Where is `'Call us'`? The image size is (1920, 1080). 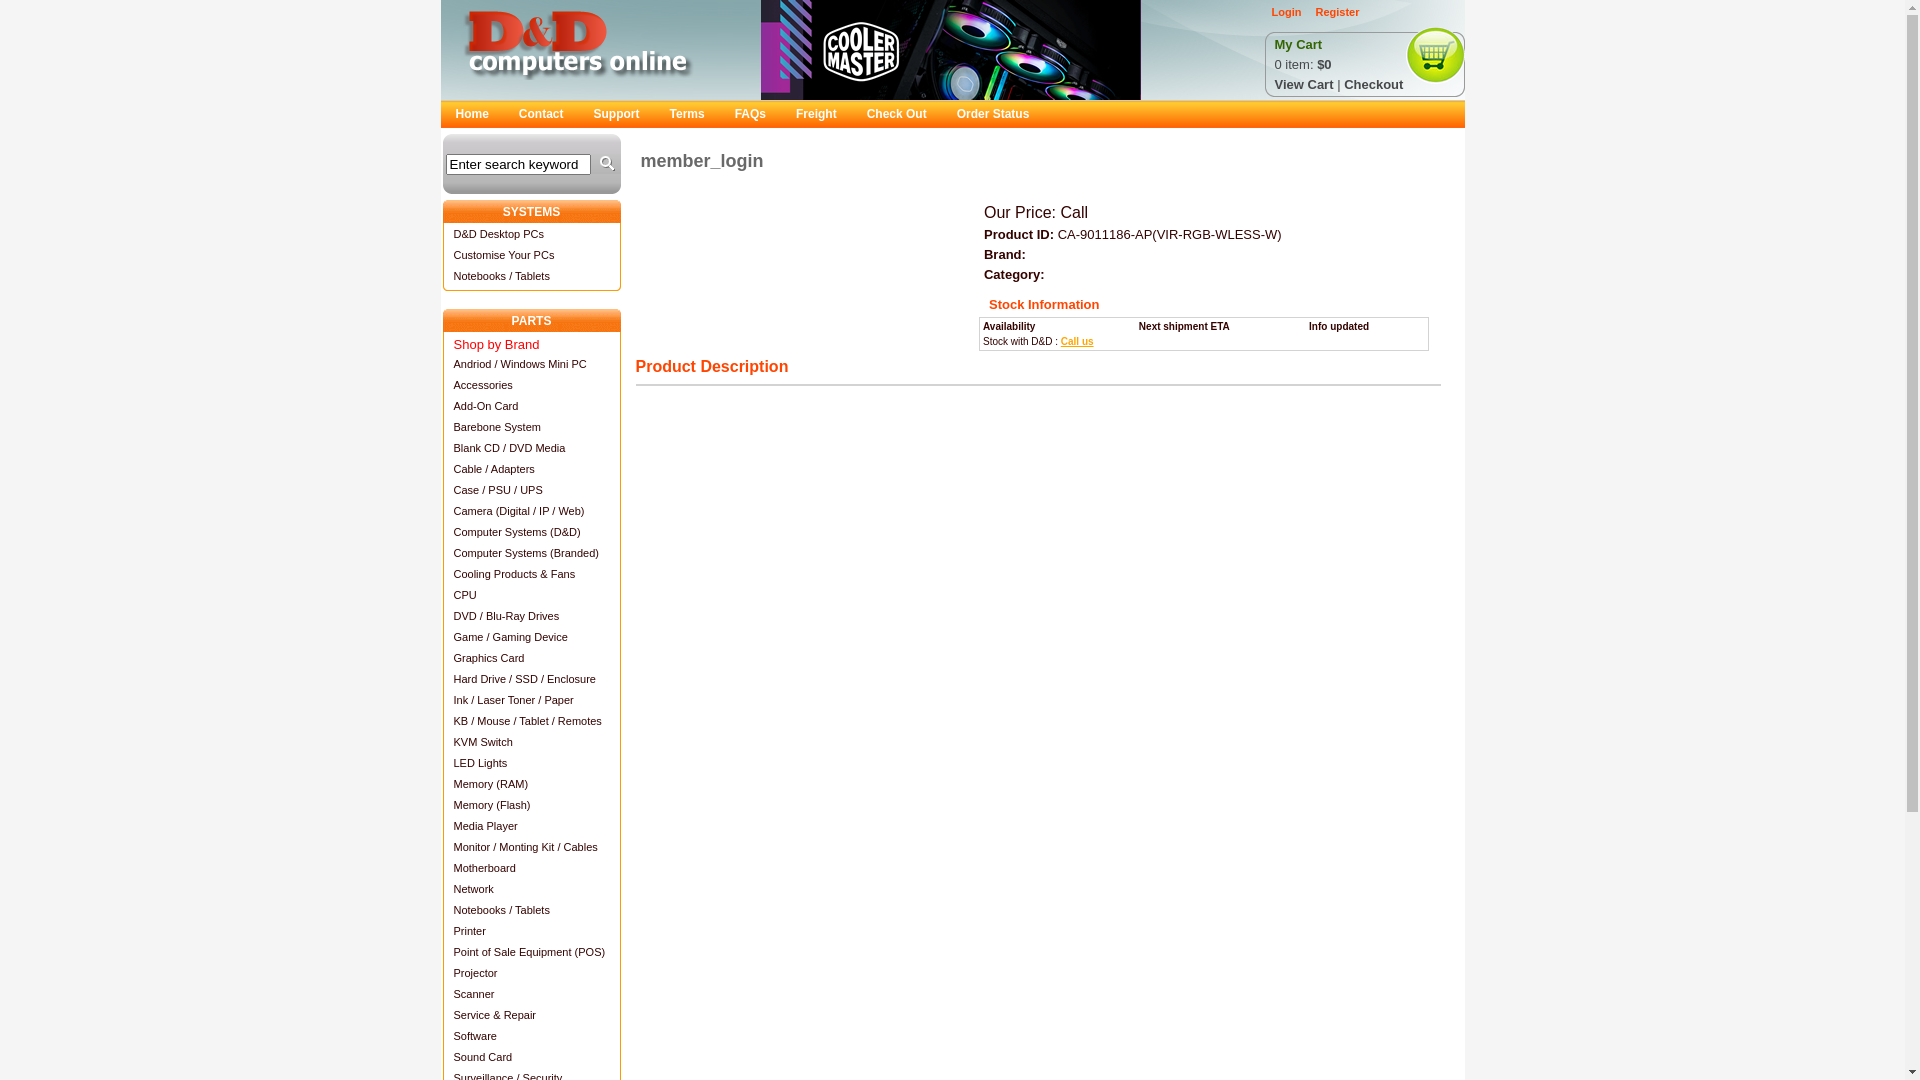
'Call us' is located at coordinates (1076, 340).